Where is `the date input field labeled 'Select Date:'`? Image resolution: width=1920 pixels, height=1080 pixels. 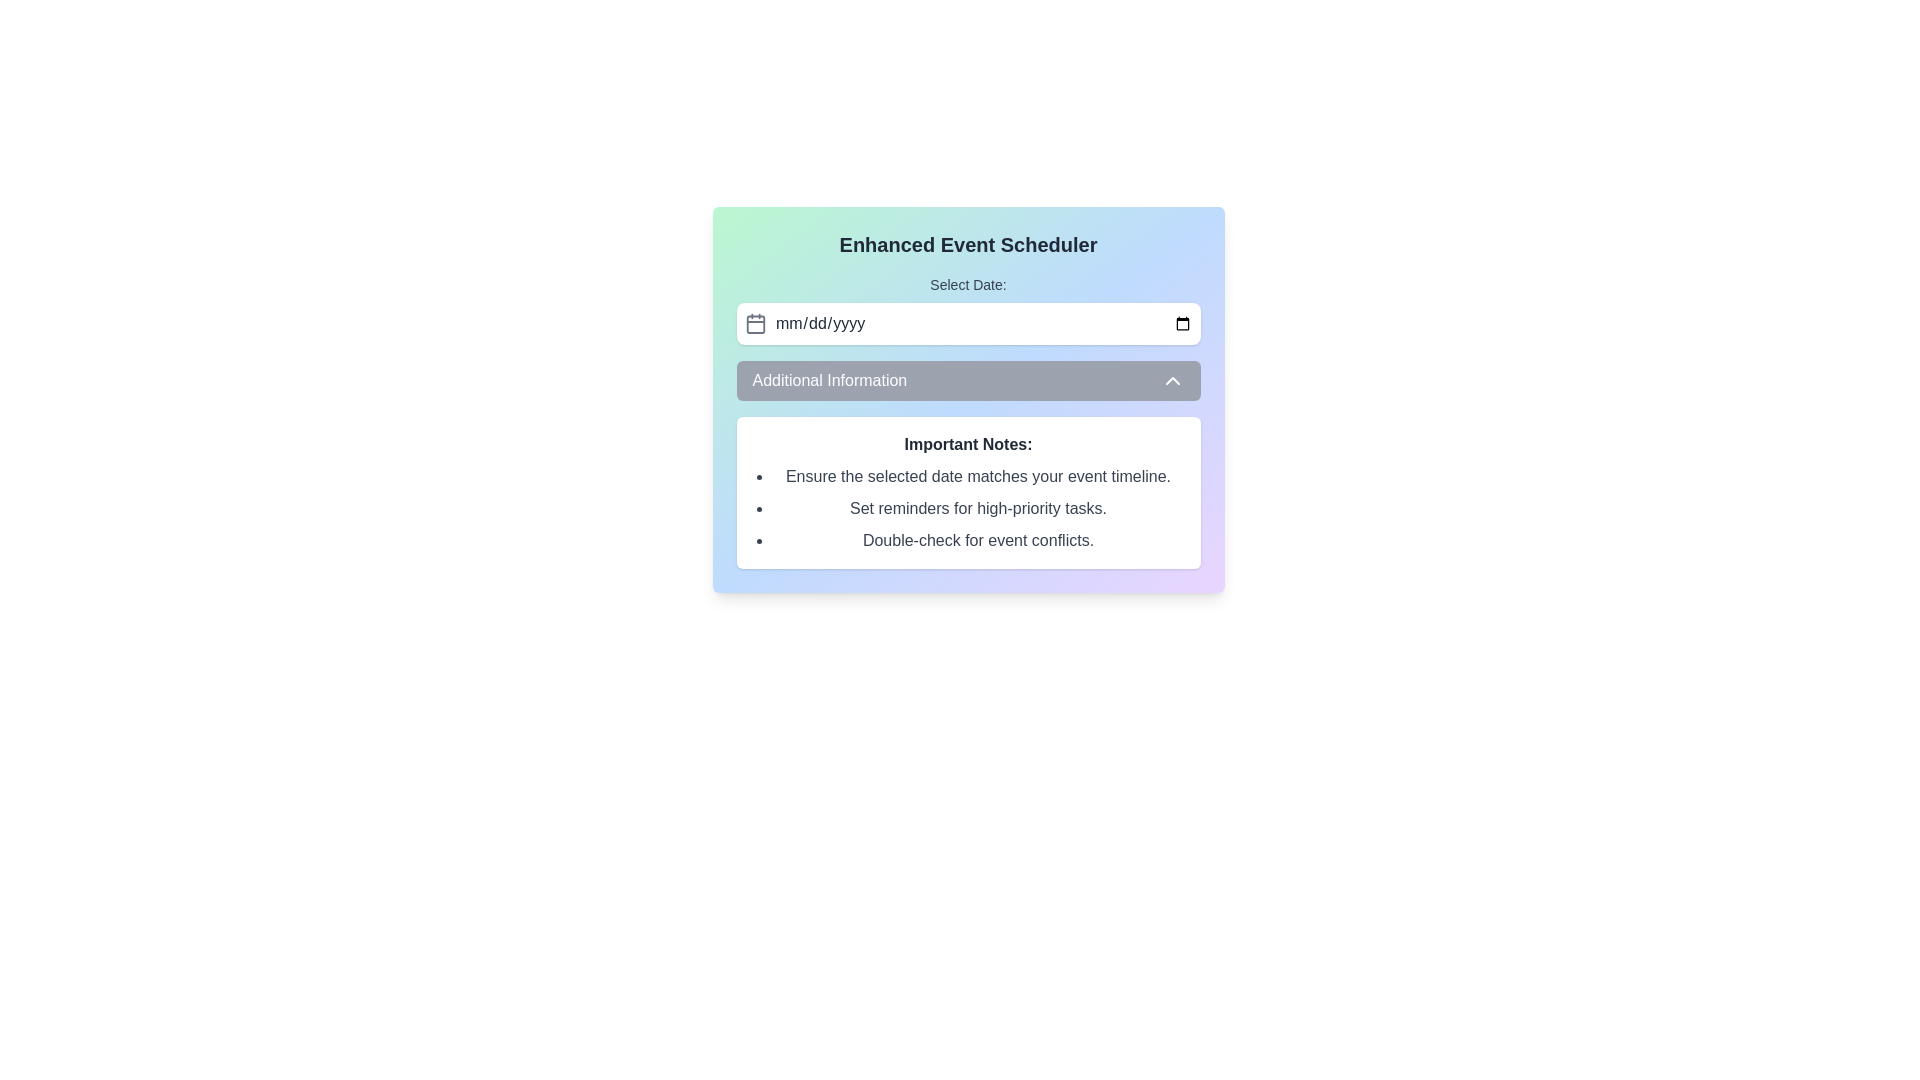 the date input field labeled 'Select Date:' is located at coordinates (968, 309).